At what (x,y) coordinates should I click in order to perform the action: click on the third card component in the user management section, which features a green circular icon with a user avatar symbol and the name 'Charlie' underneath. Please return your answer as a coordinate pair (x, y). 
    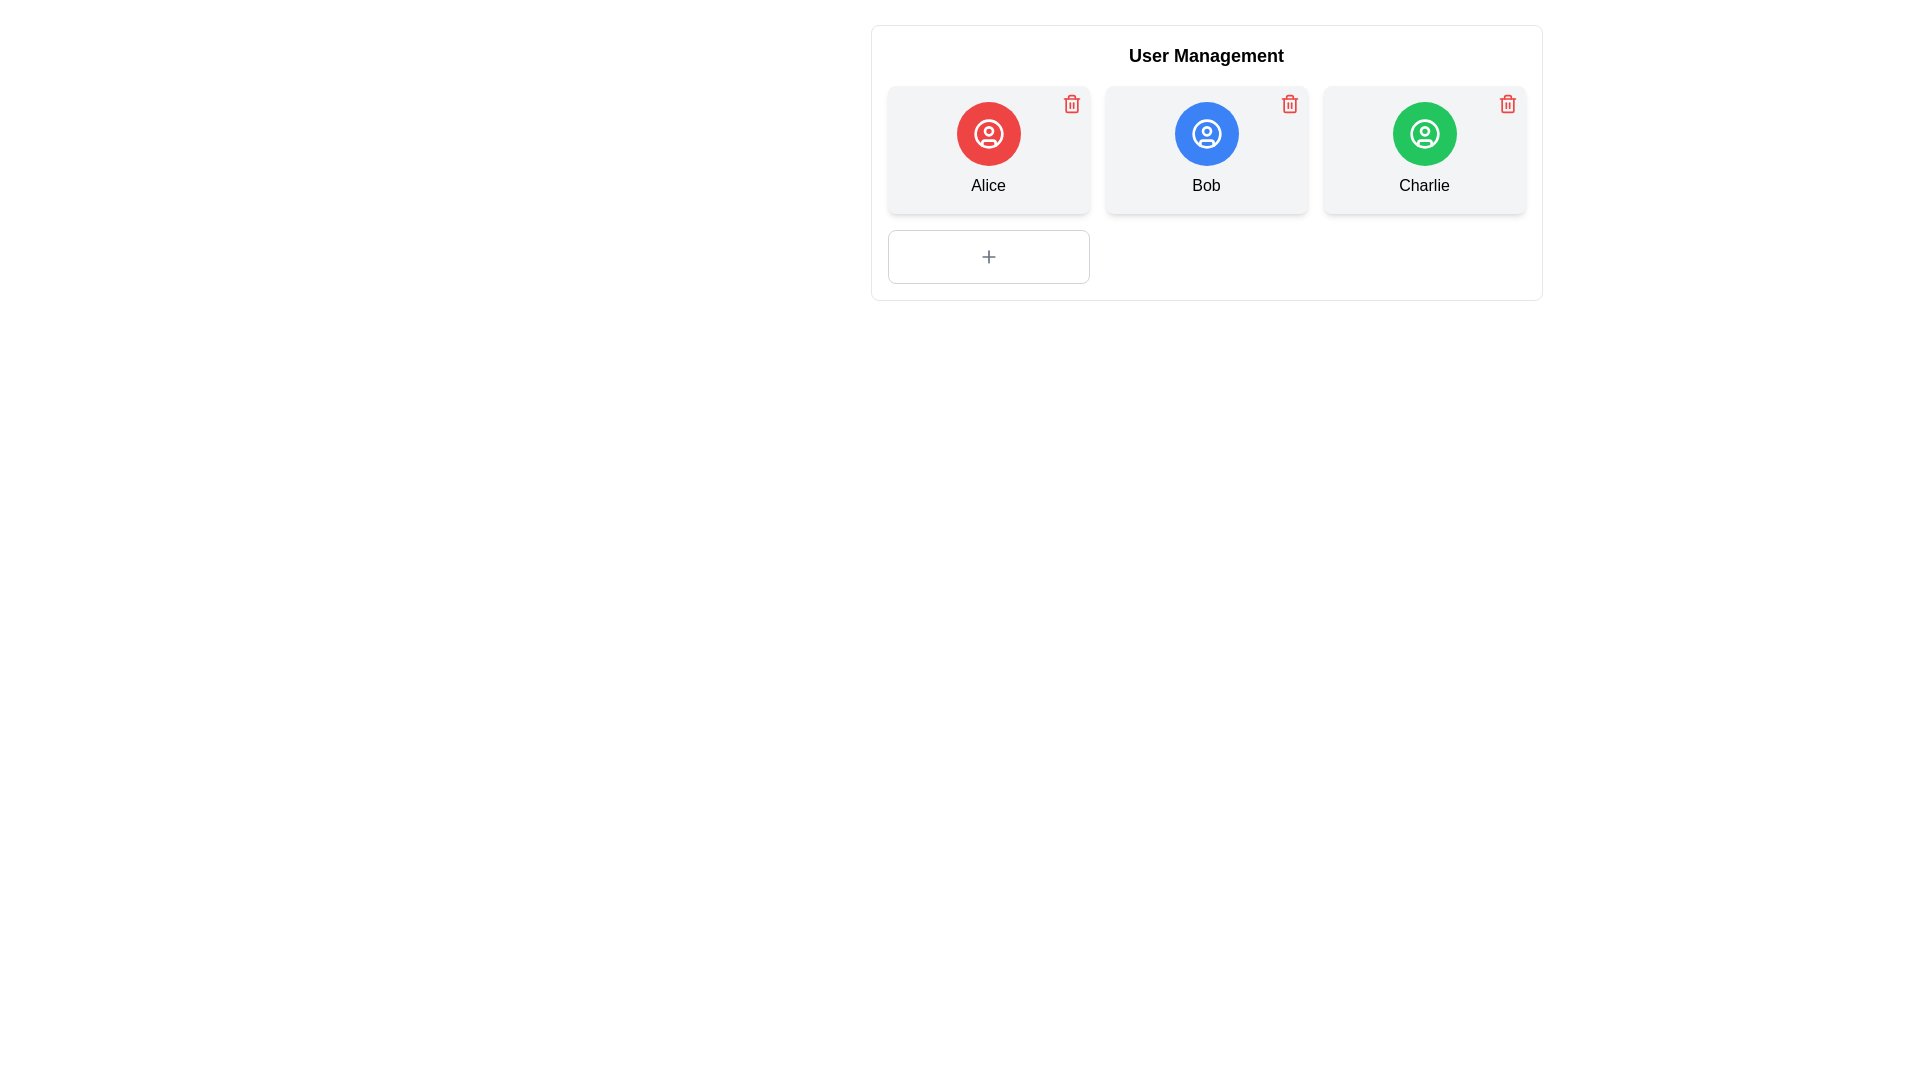
    Looking at the image, I should click on (1423, 149).